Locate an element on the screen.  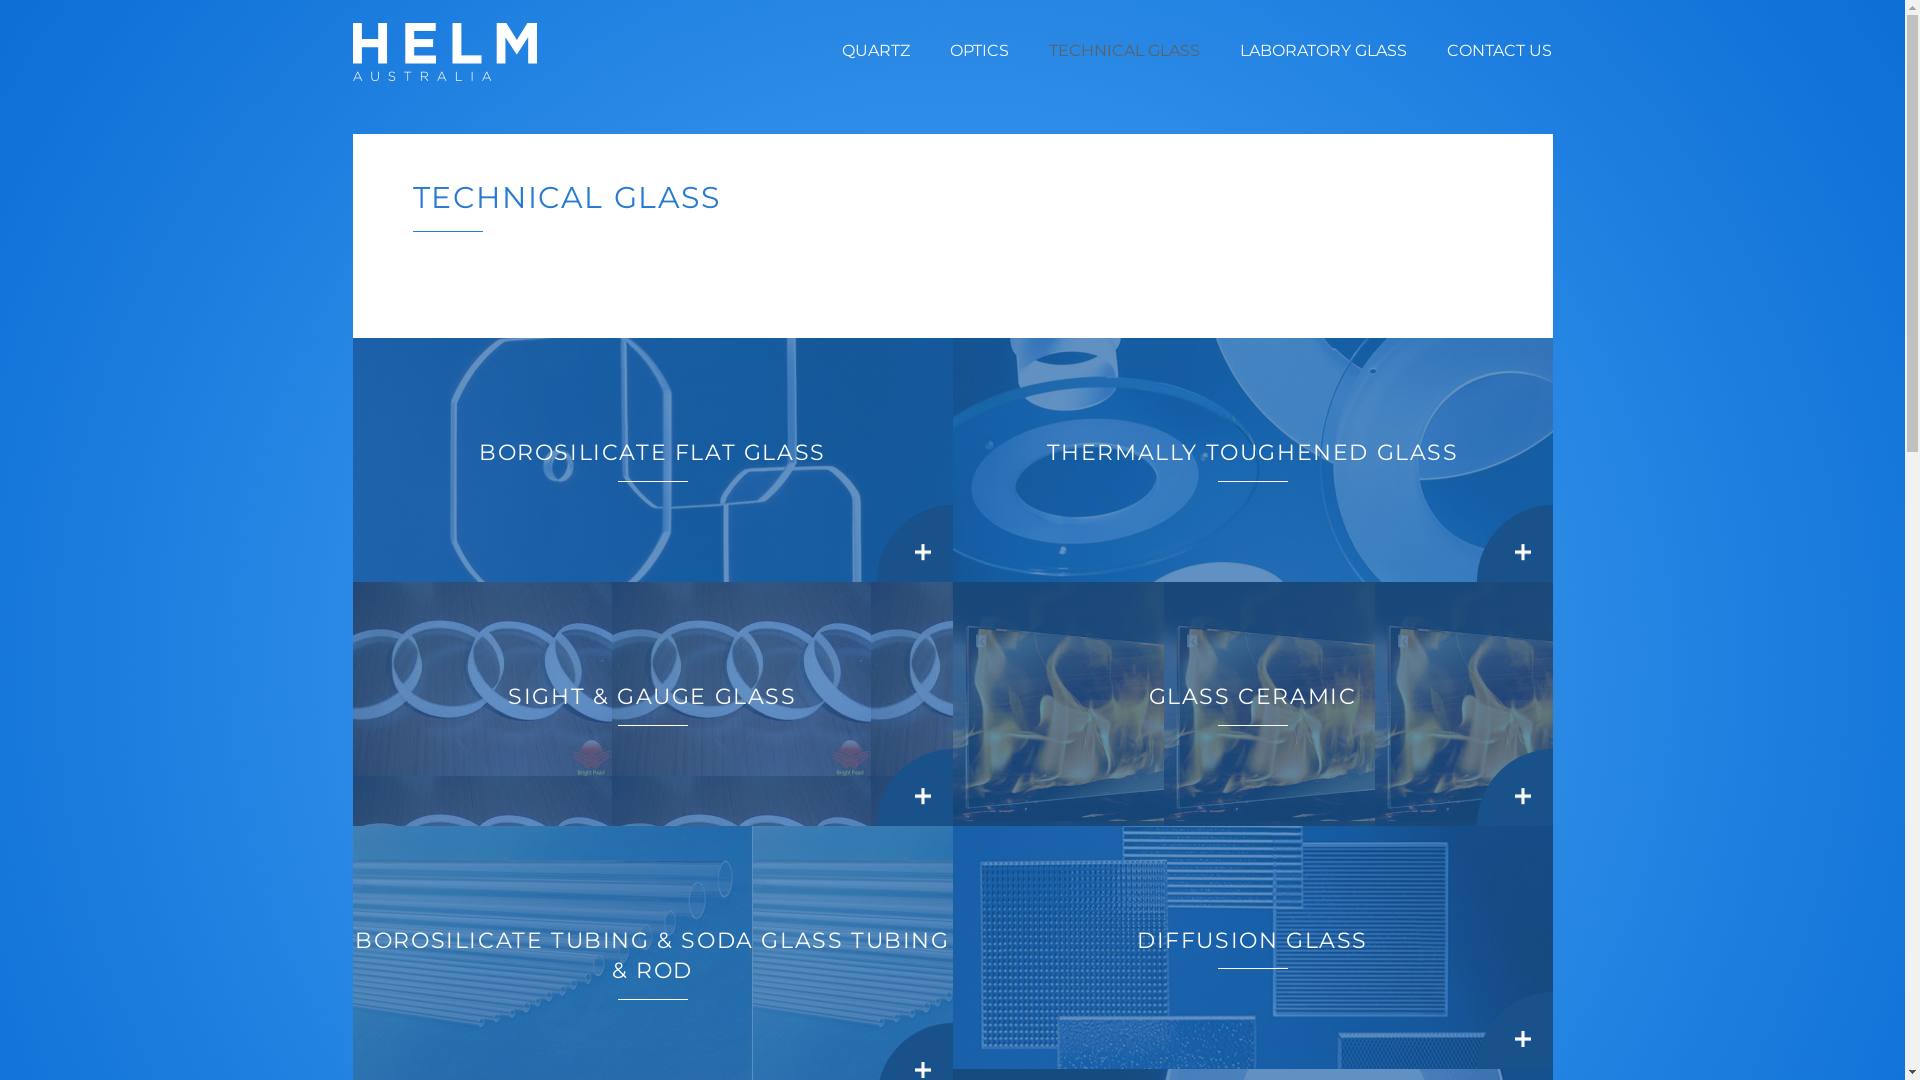
'TECHNICAL GLASS' is located at coordinates (1124, 49).